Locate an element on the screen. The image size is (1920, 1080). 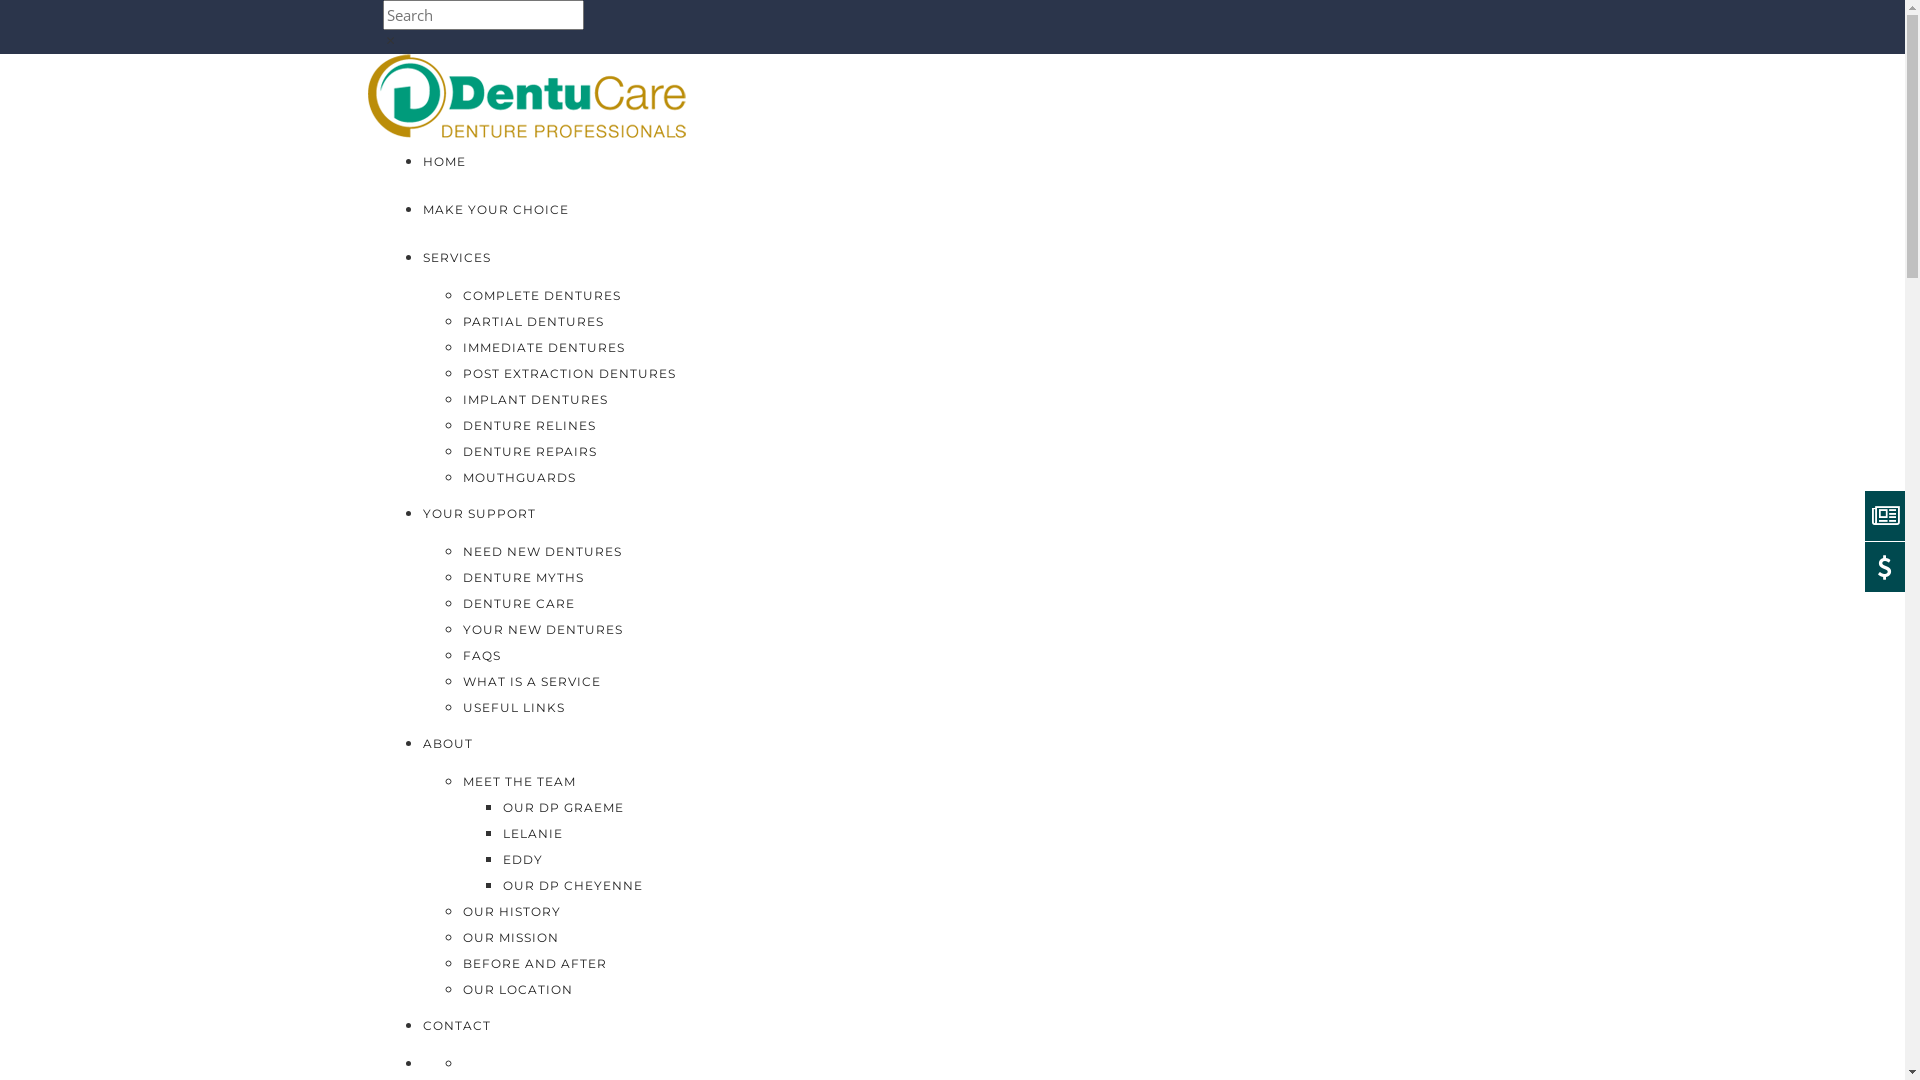
'SERVICES' is located at coordinates (455, 256).